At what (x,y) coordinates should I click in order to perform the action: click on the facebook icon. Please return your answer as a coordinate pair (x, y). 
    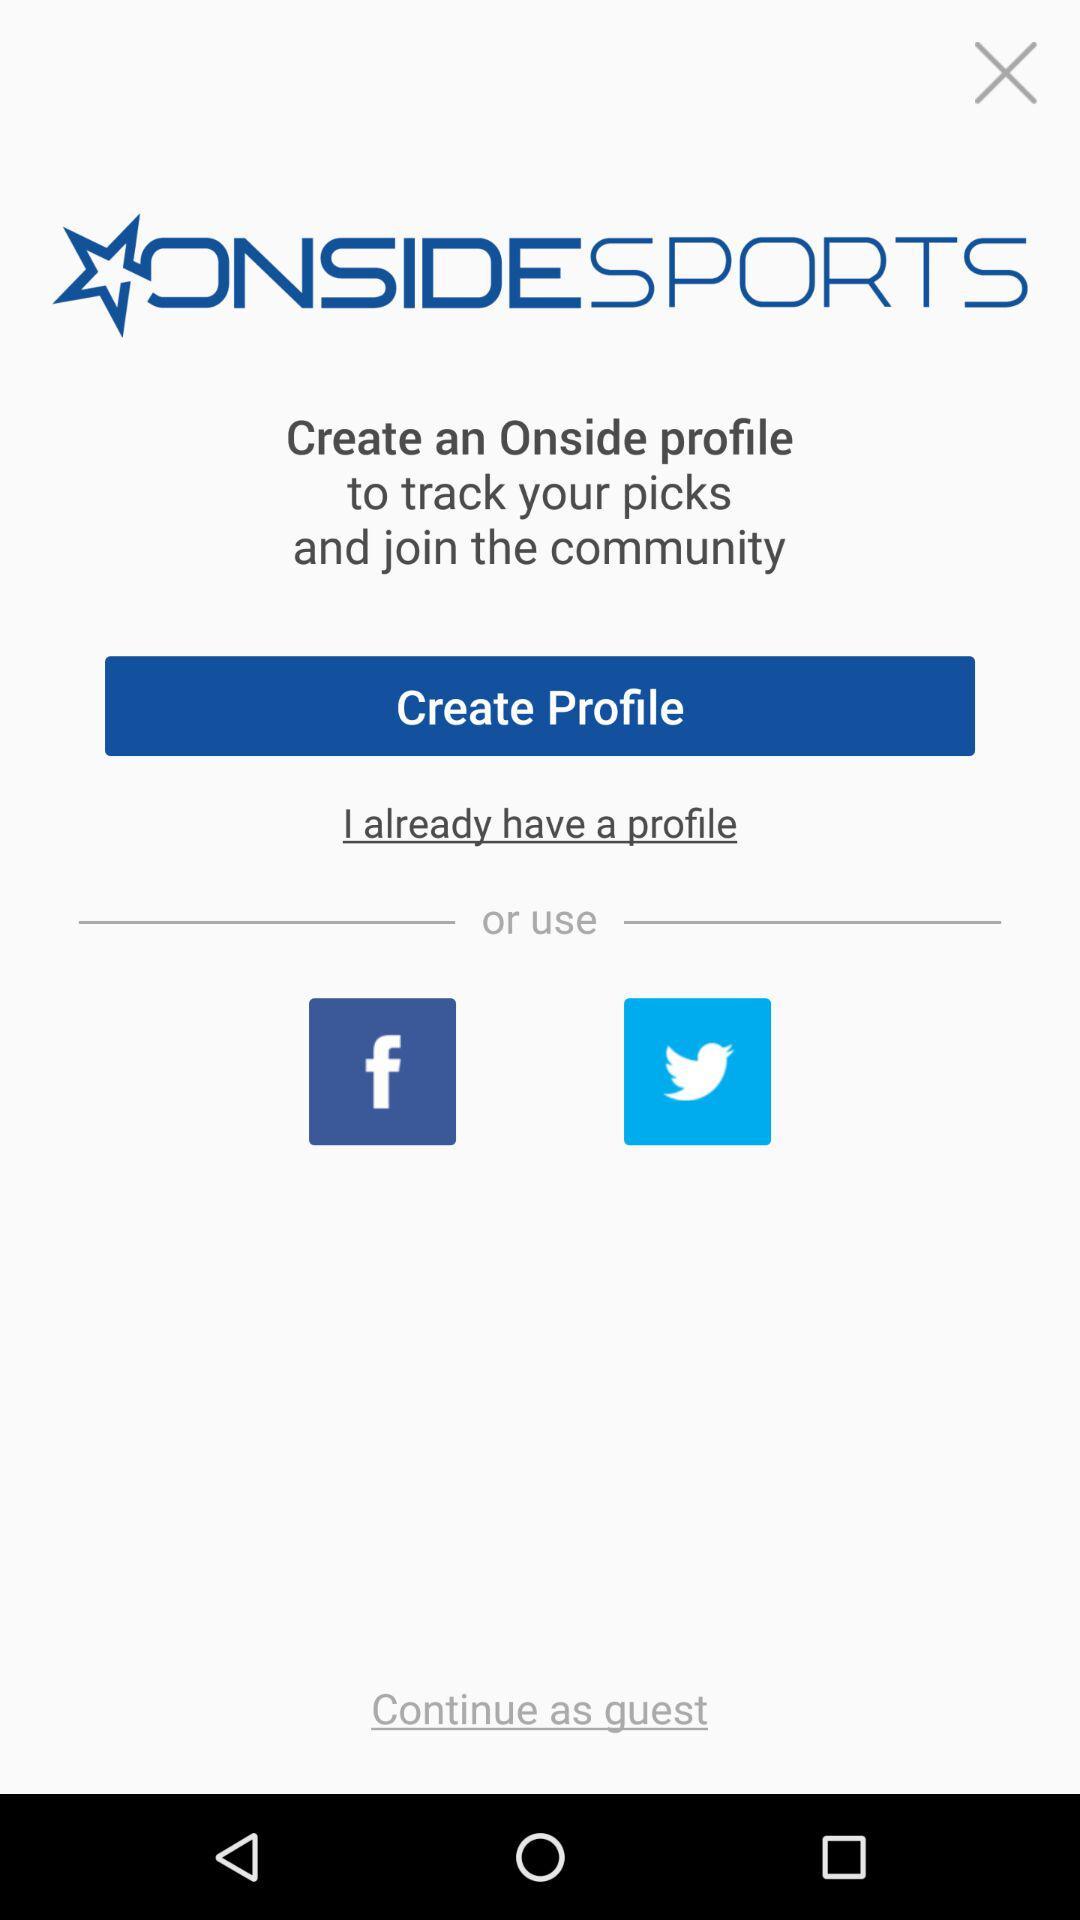
    Looking at the image, I should click on (382, 1147).